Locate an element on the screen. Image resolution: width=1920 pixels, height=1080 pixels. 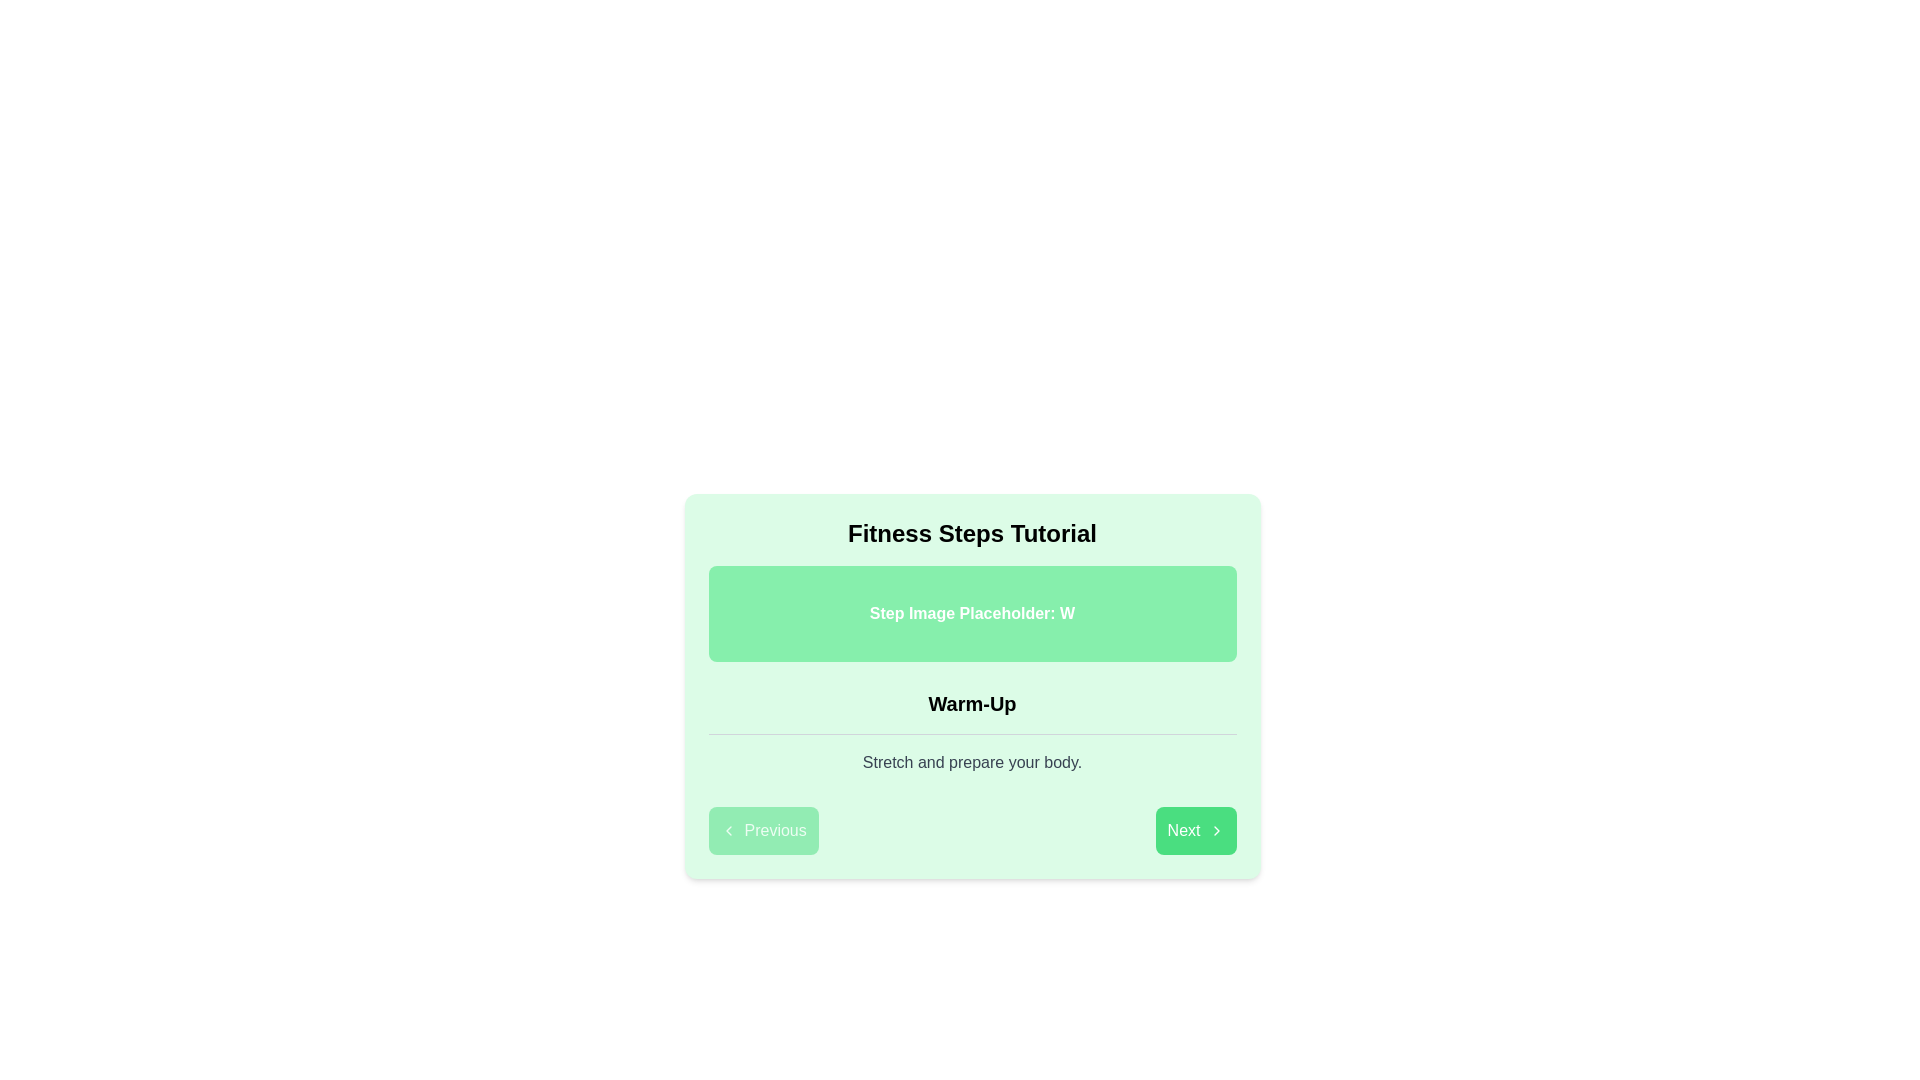
the 'Previous' and 'Next' buttons in the navigation control located at the bottom of the card layout is located at coordinates (972, 830).